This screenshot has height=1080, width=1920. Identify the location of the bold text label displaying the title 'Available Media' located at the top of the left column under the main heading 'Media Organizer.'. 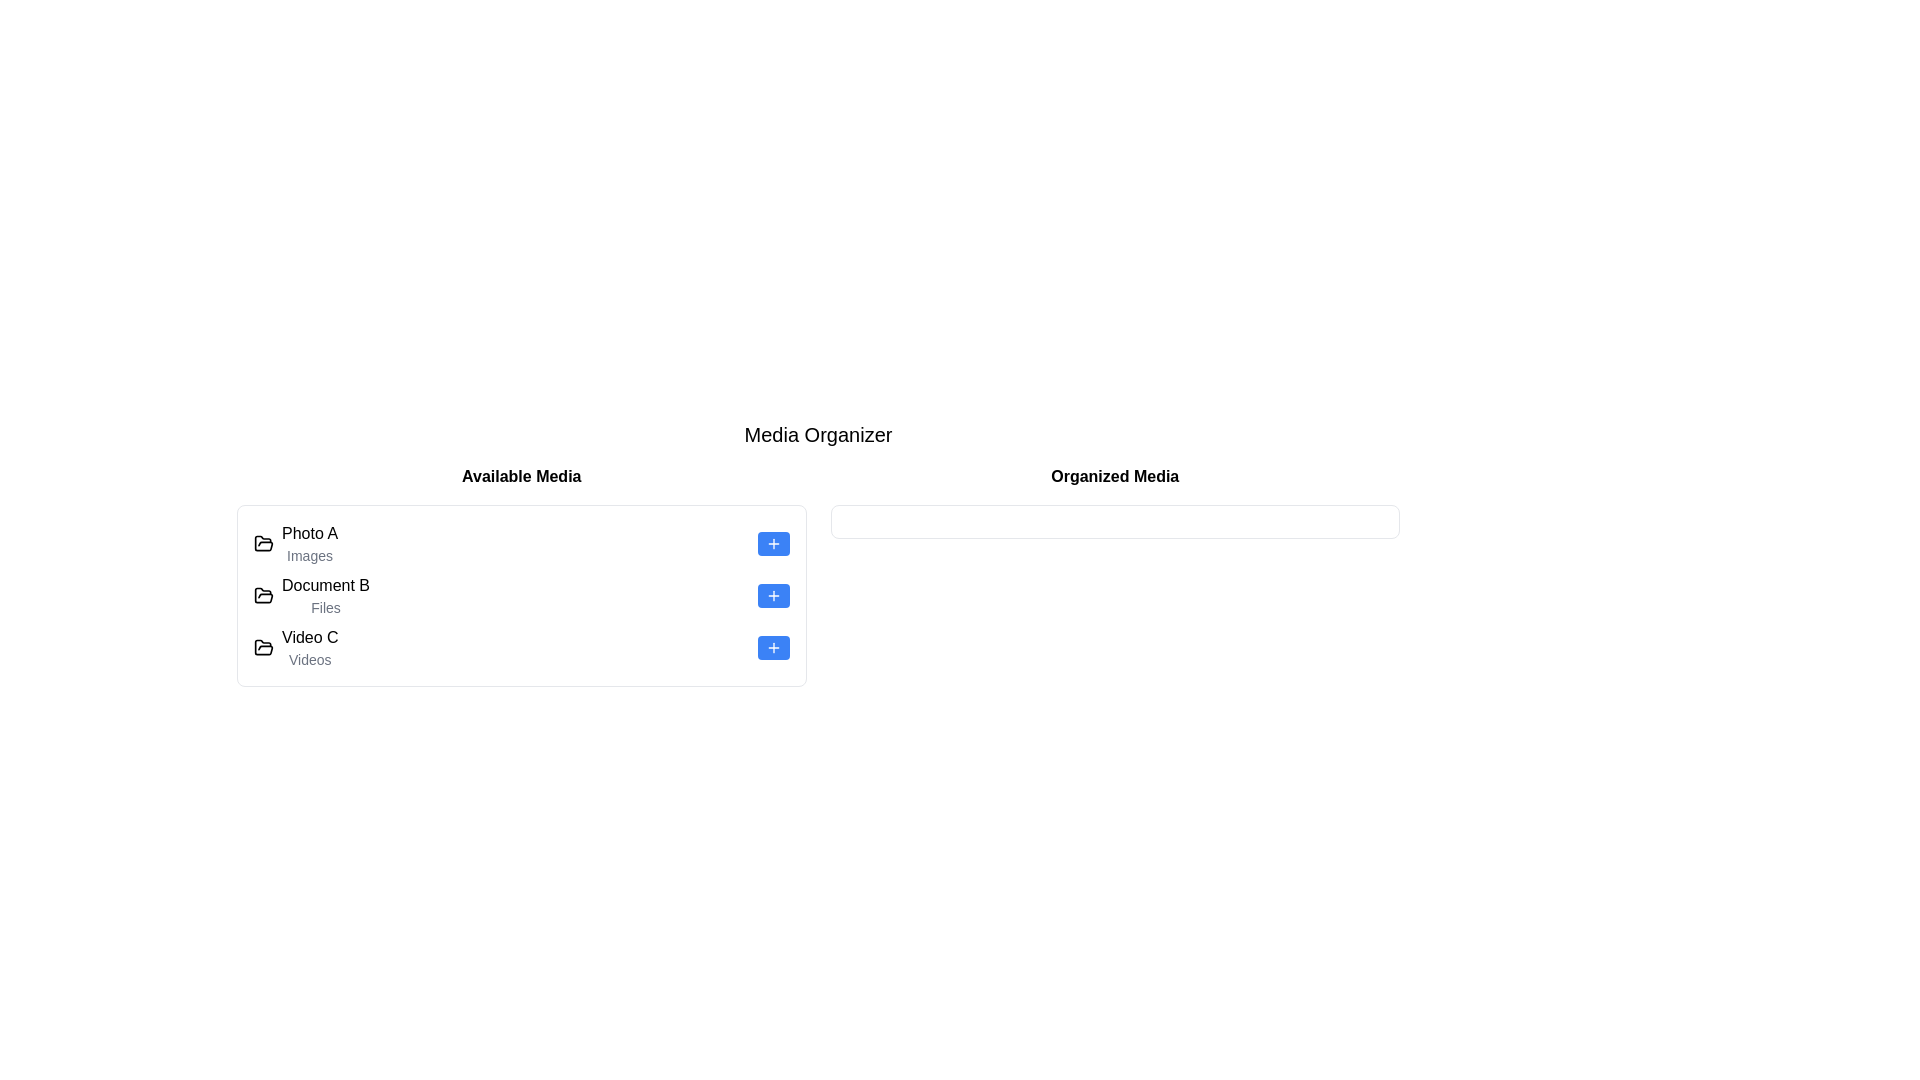
(521, 477).